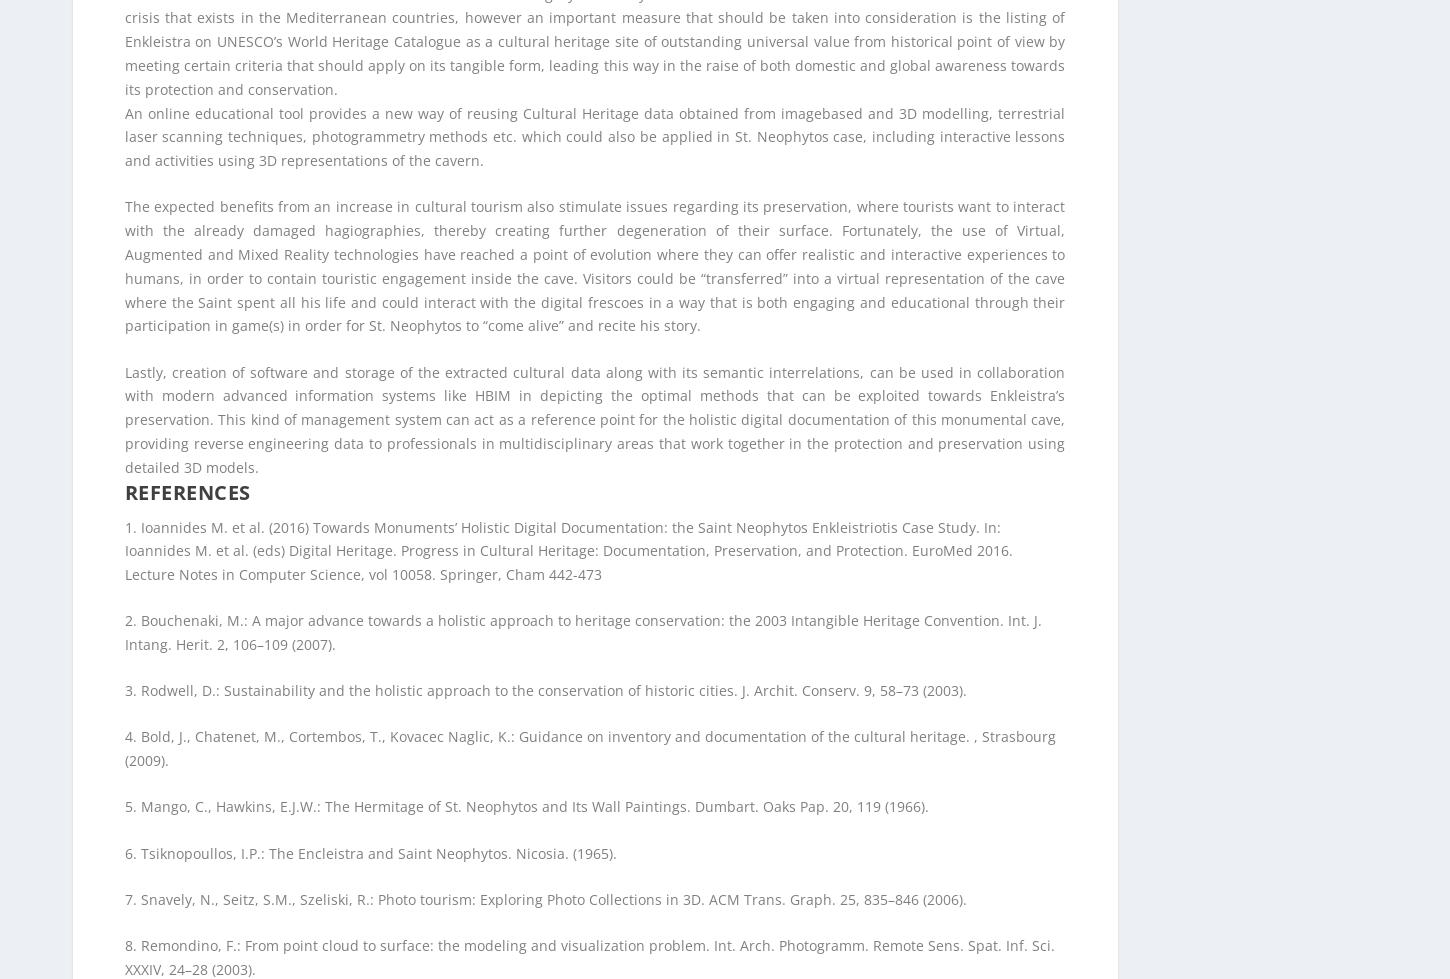 This screenshot has width=1450, height=979. Describe the element at coordinates (288, 819) in the screenshot. I see `'to post a comment.'` at that location.